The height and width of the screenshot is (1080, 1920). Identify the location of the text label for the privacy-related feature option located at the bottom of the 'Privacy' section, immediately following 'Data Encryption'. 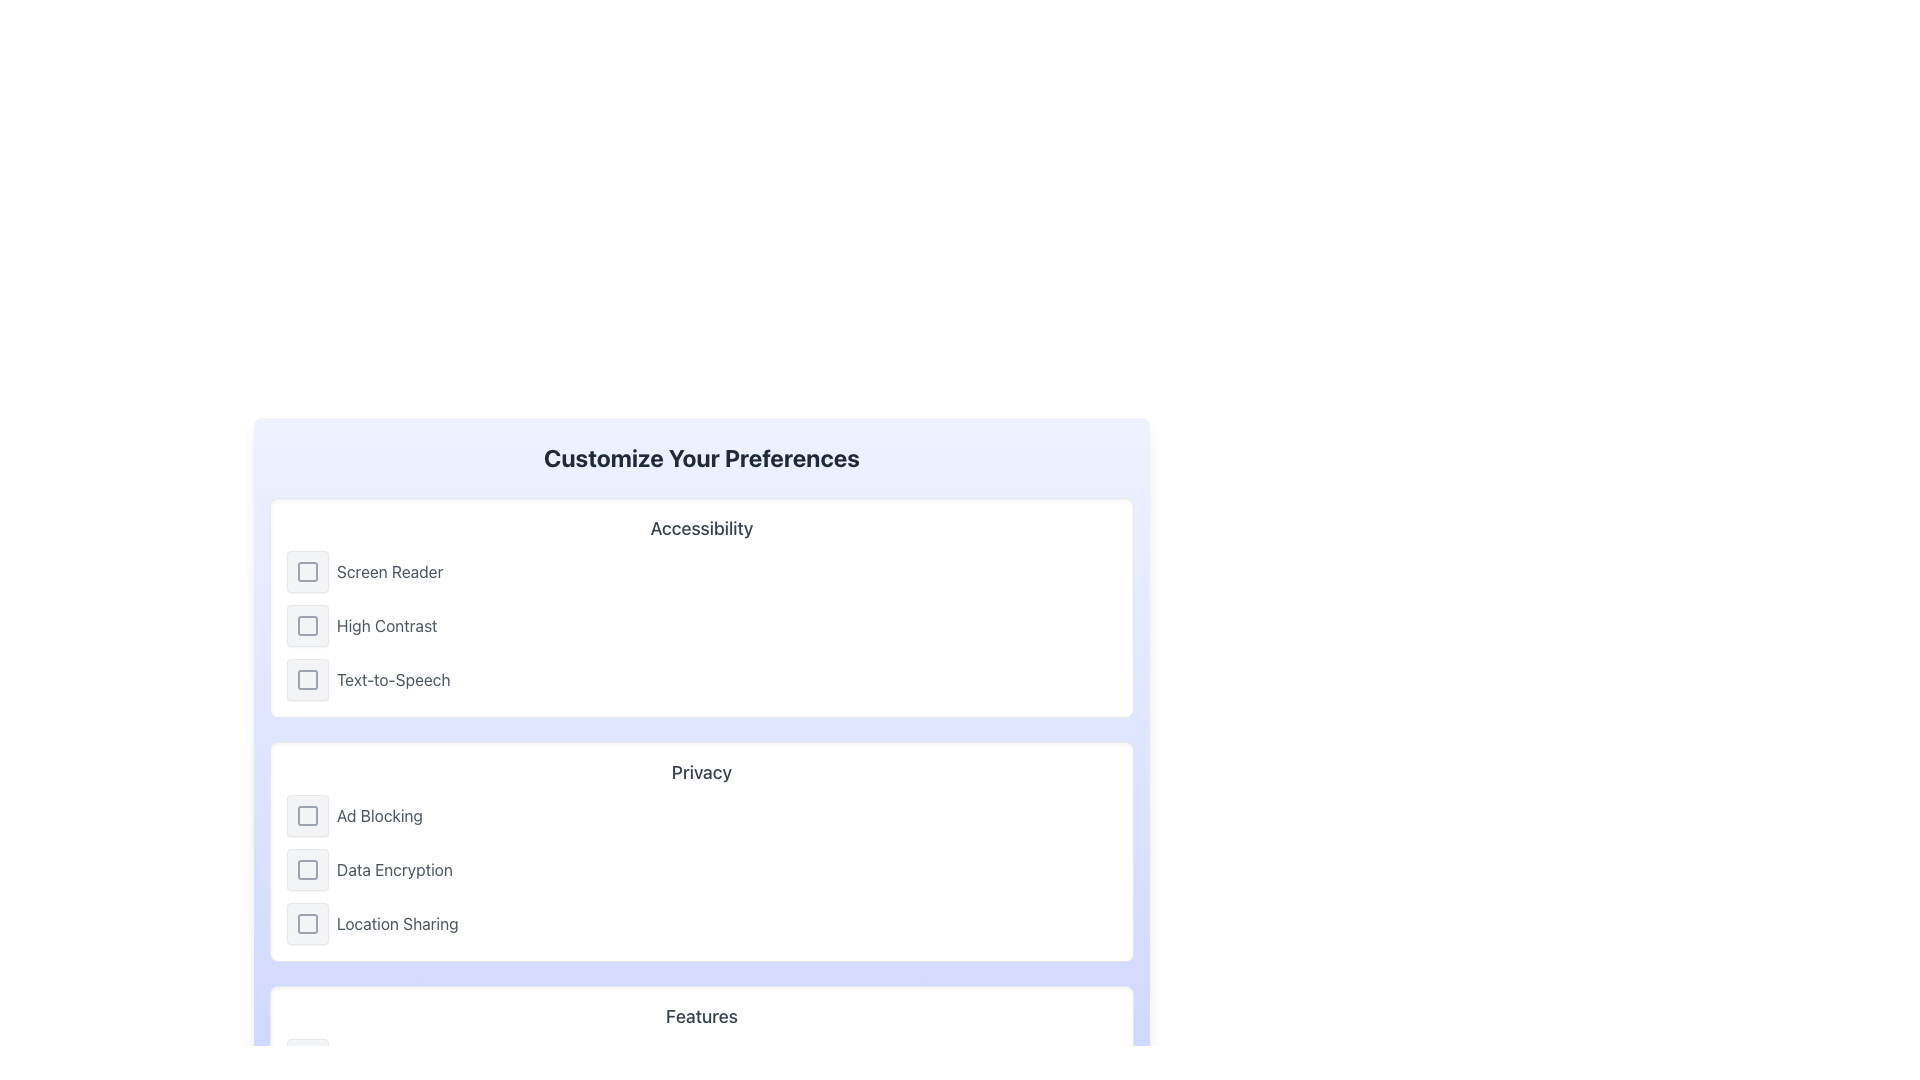
(397, 924).